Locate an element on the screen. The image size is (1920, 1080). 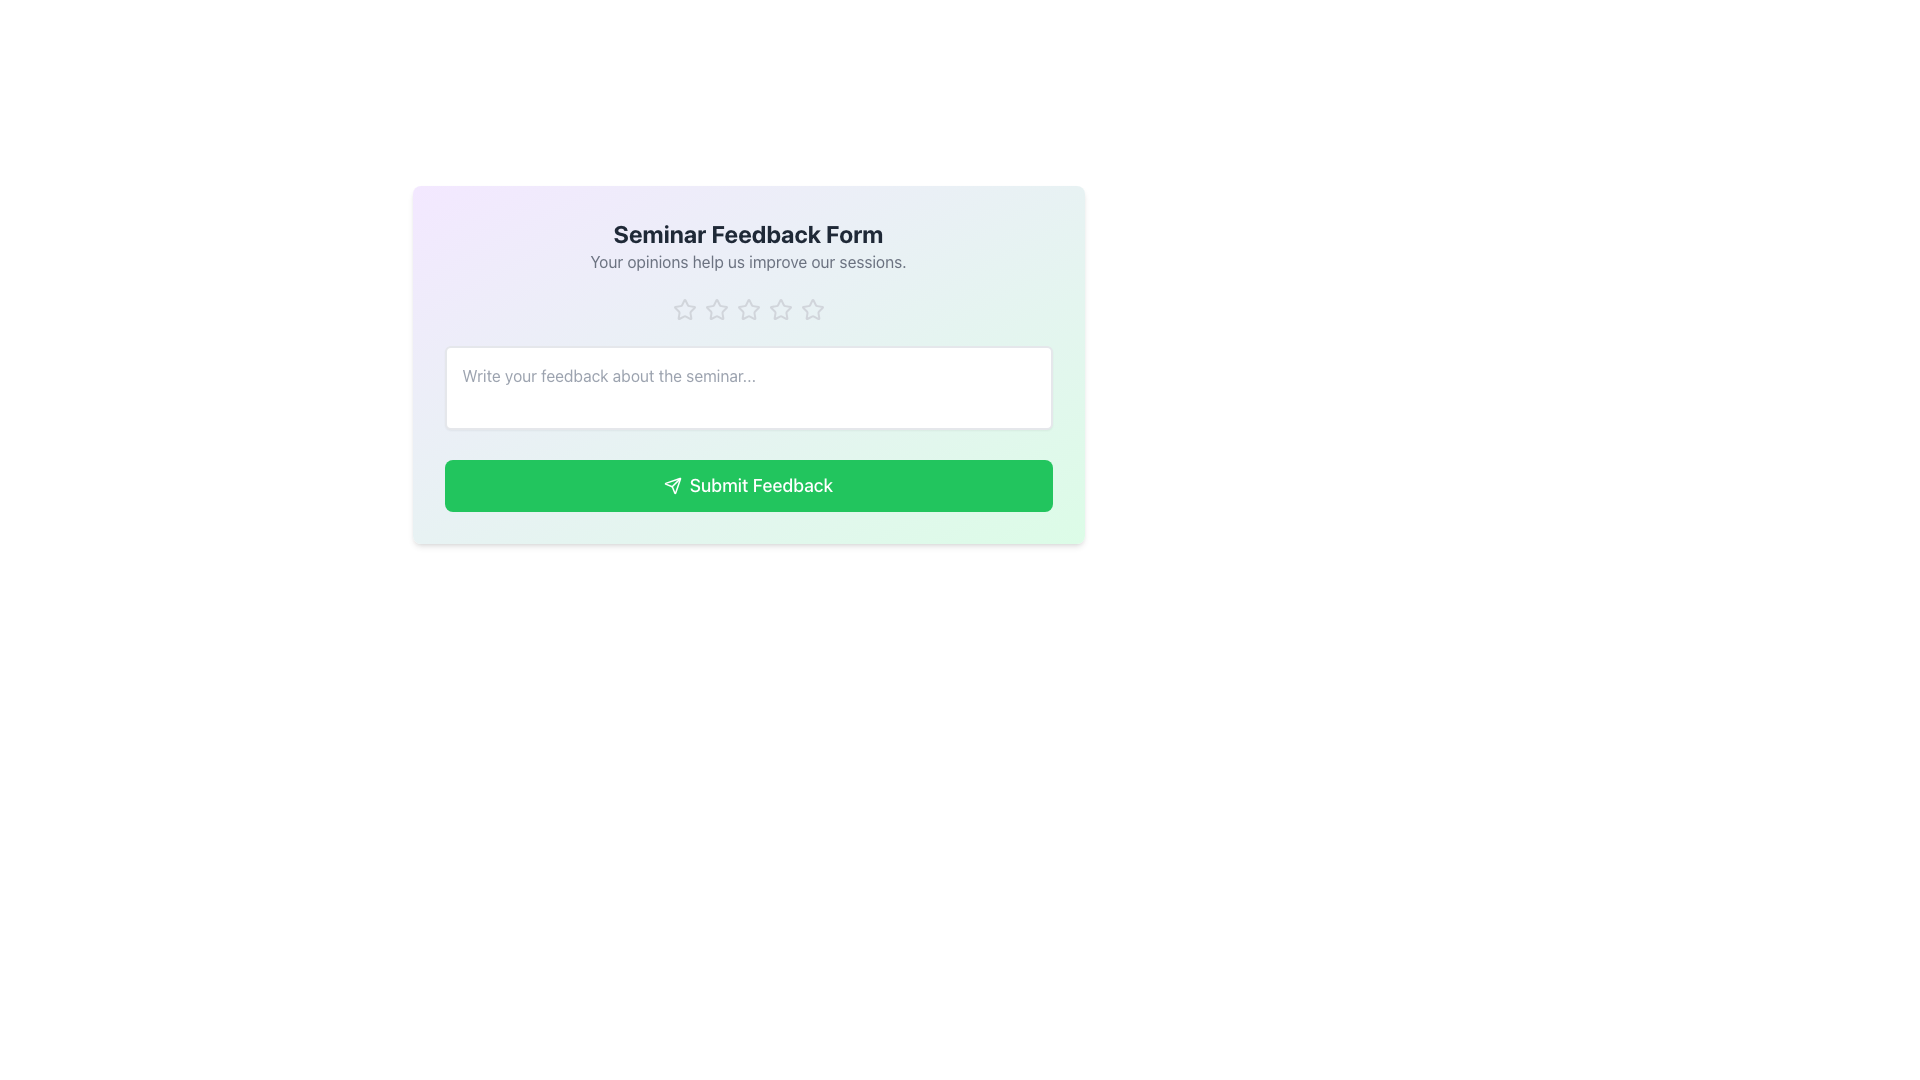
the second star in the rating system is located at coordinates (716, 309).